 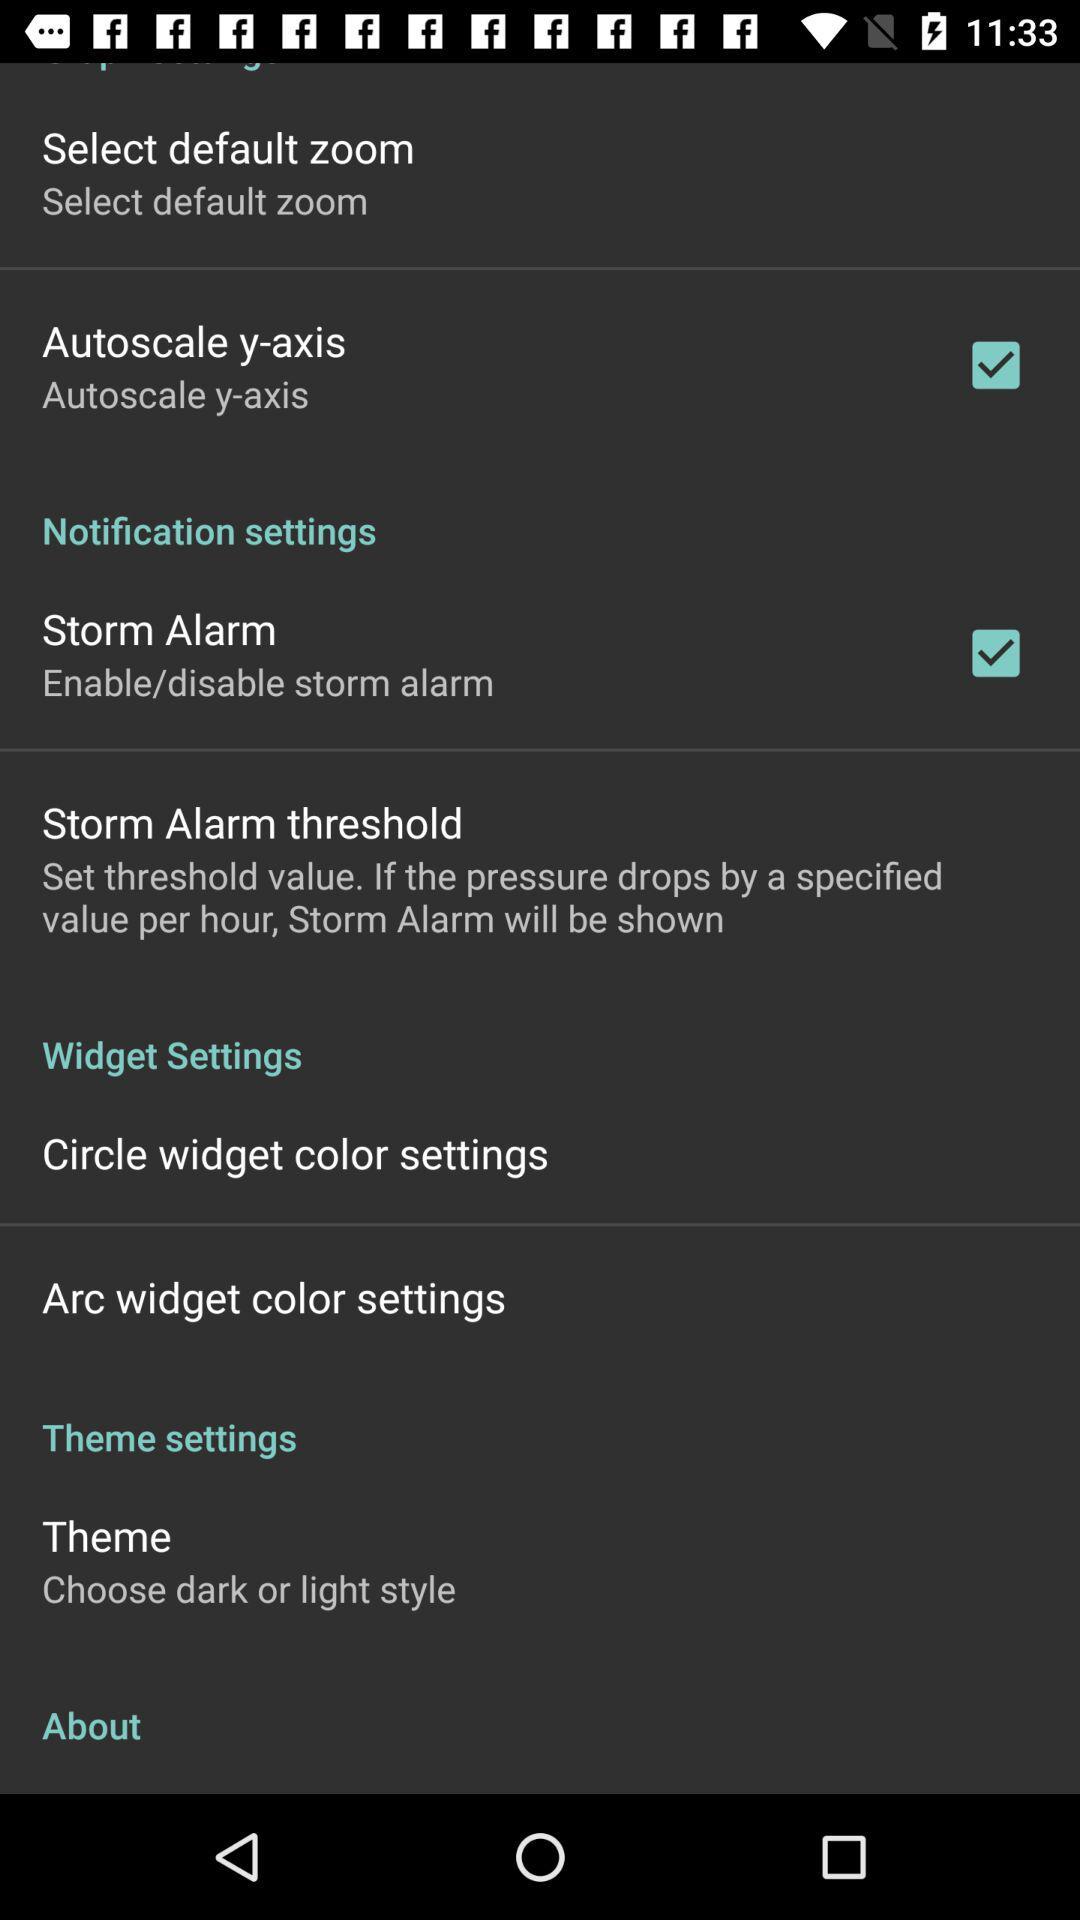 What do you see at coordinates (248, 1587) in the screenshot?
I see `item below the theme` at bounding box center [248, 1587].